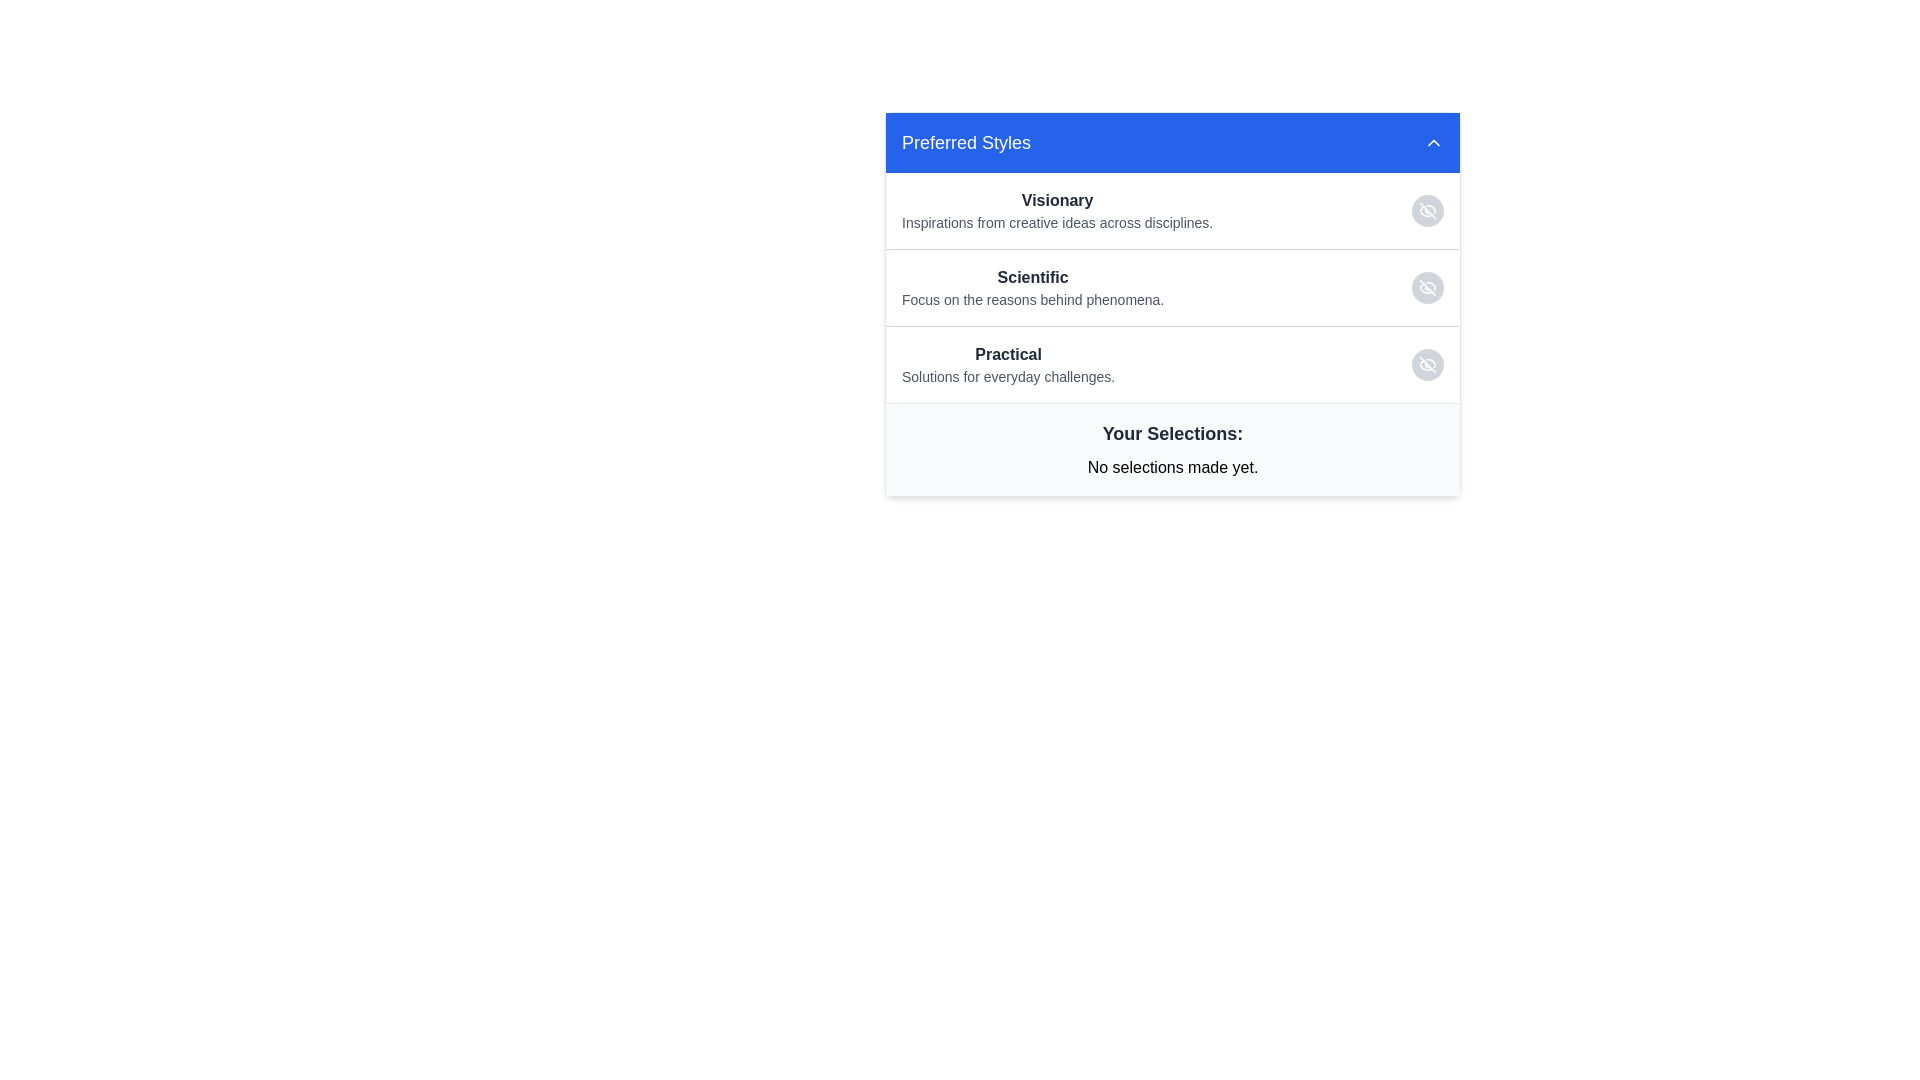 The width and height of the screenshot is (1920, 1080). What do you see at coordinates (1056, 200) in the screenshot?
I see `the Text Label that serves as a header for the section, positioned above the descriptive text 'Inspirations from creative ideas across disciplines.'` at bounding box center [1056, 200].